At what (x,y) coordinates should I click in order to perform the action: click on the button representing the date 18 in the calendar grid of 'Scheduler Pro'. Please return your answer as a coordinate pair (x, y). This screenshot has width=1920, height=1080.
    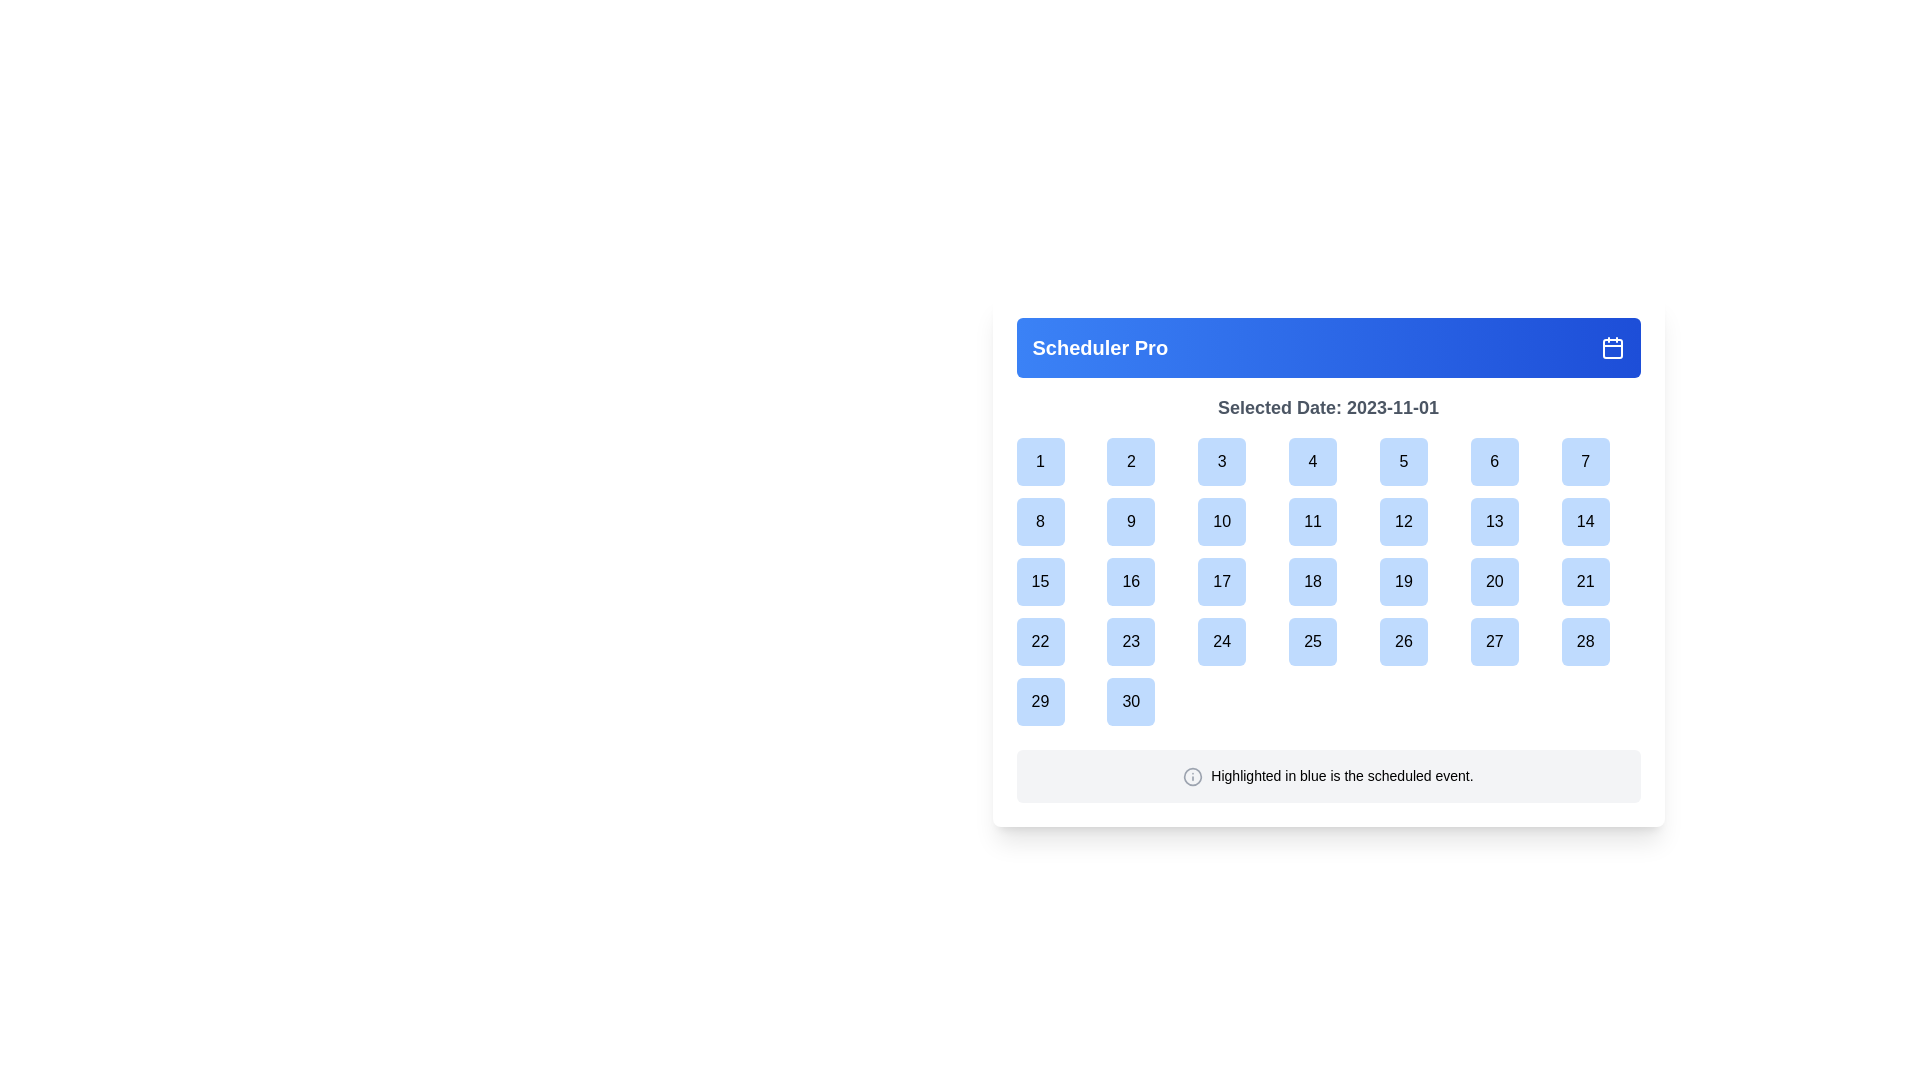
    Looking at the image, I should click on (1328, 560).